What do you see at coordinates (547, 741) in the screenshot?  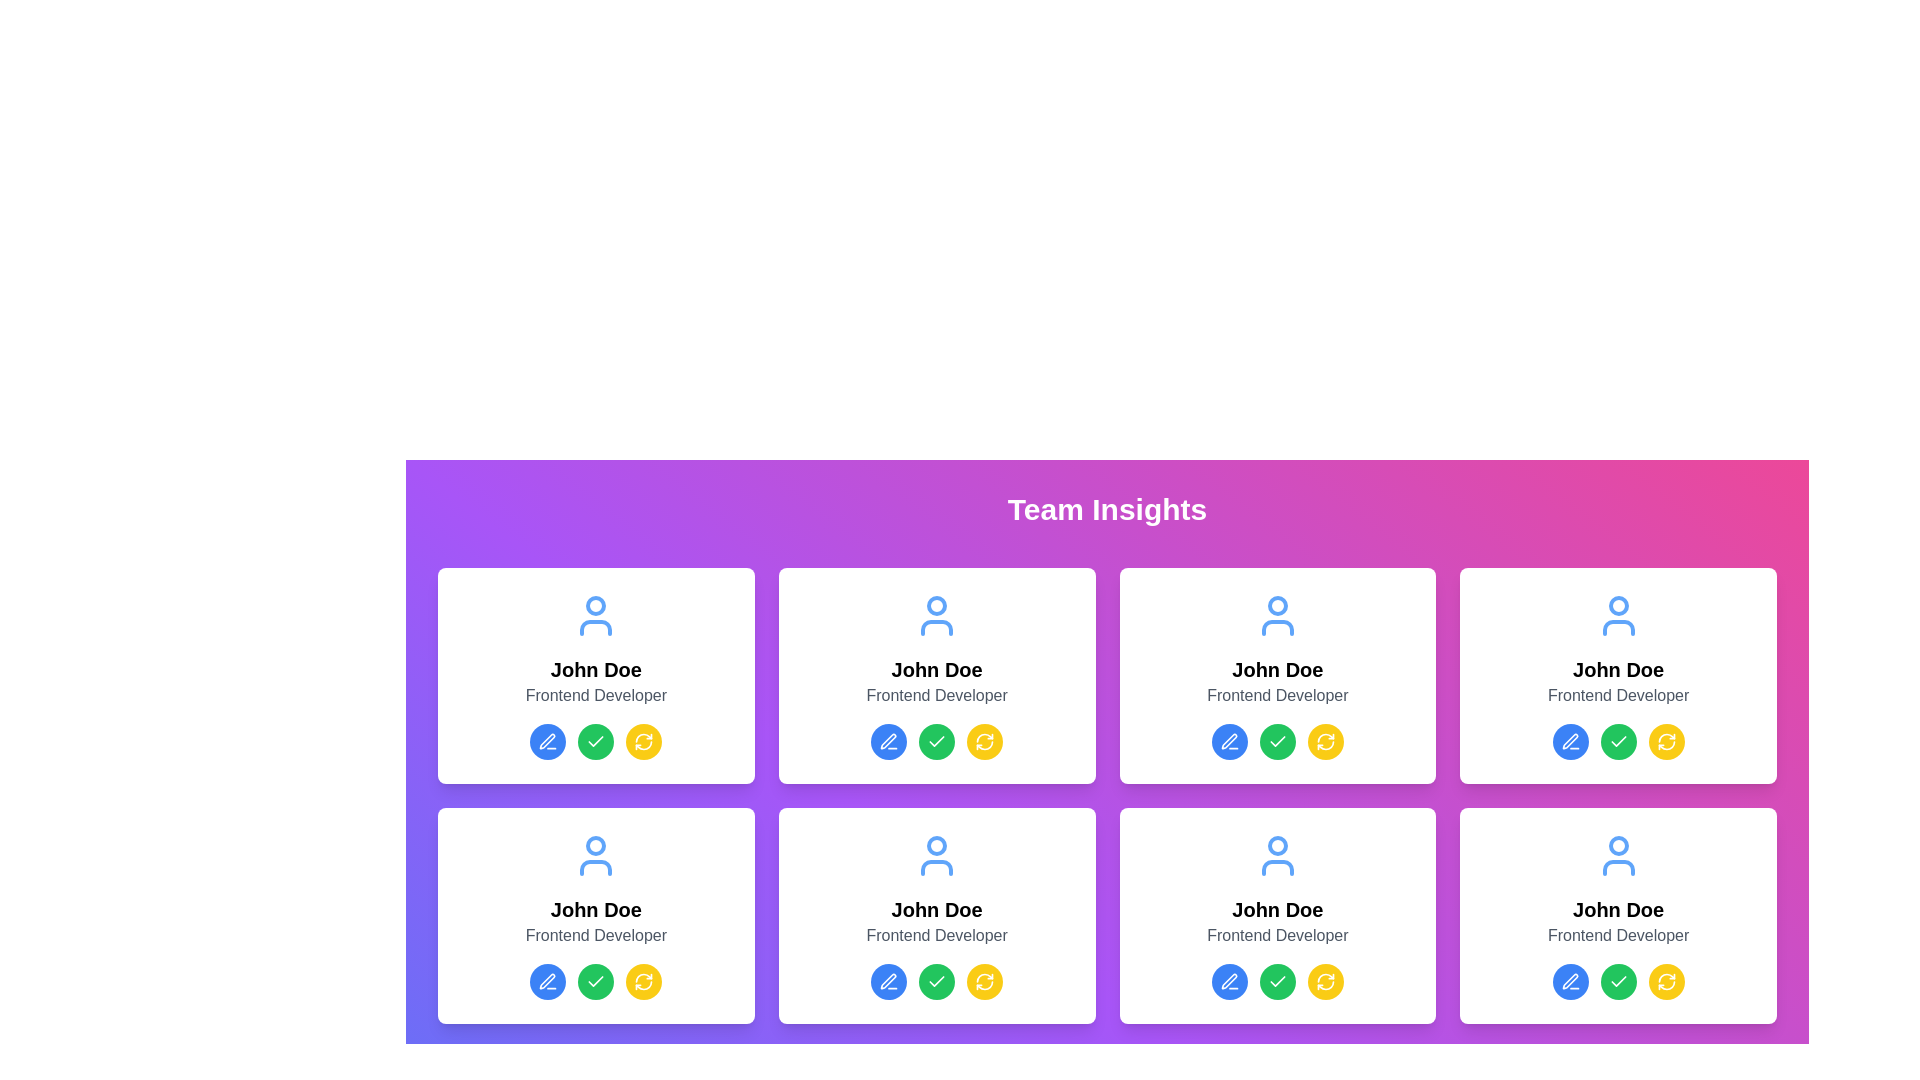 I see `the pencil icon located at the bottom-left corner of the card` at bounding box center [547, 741].